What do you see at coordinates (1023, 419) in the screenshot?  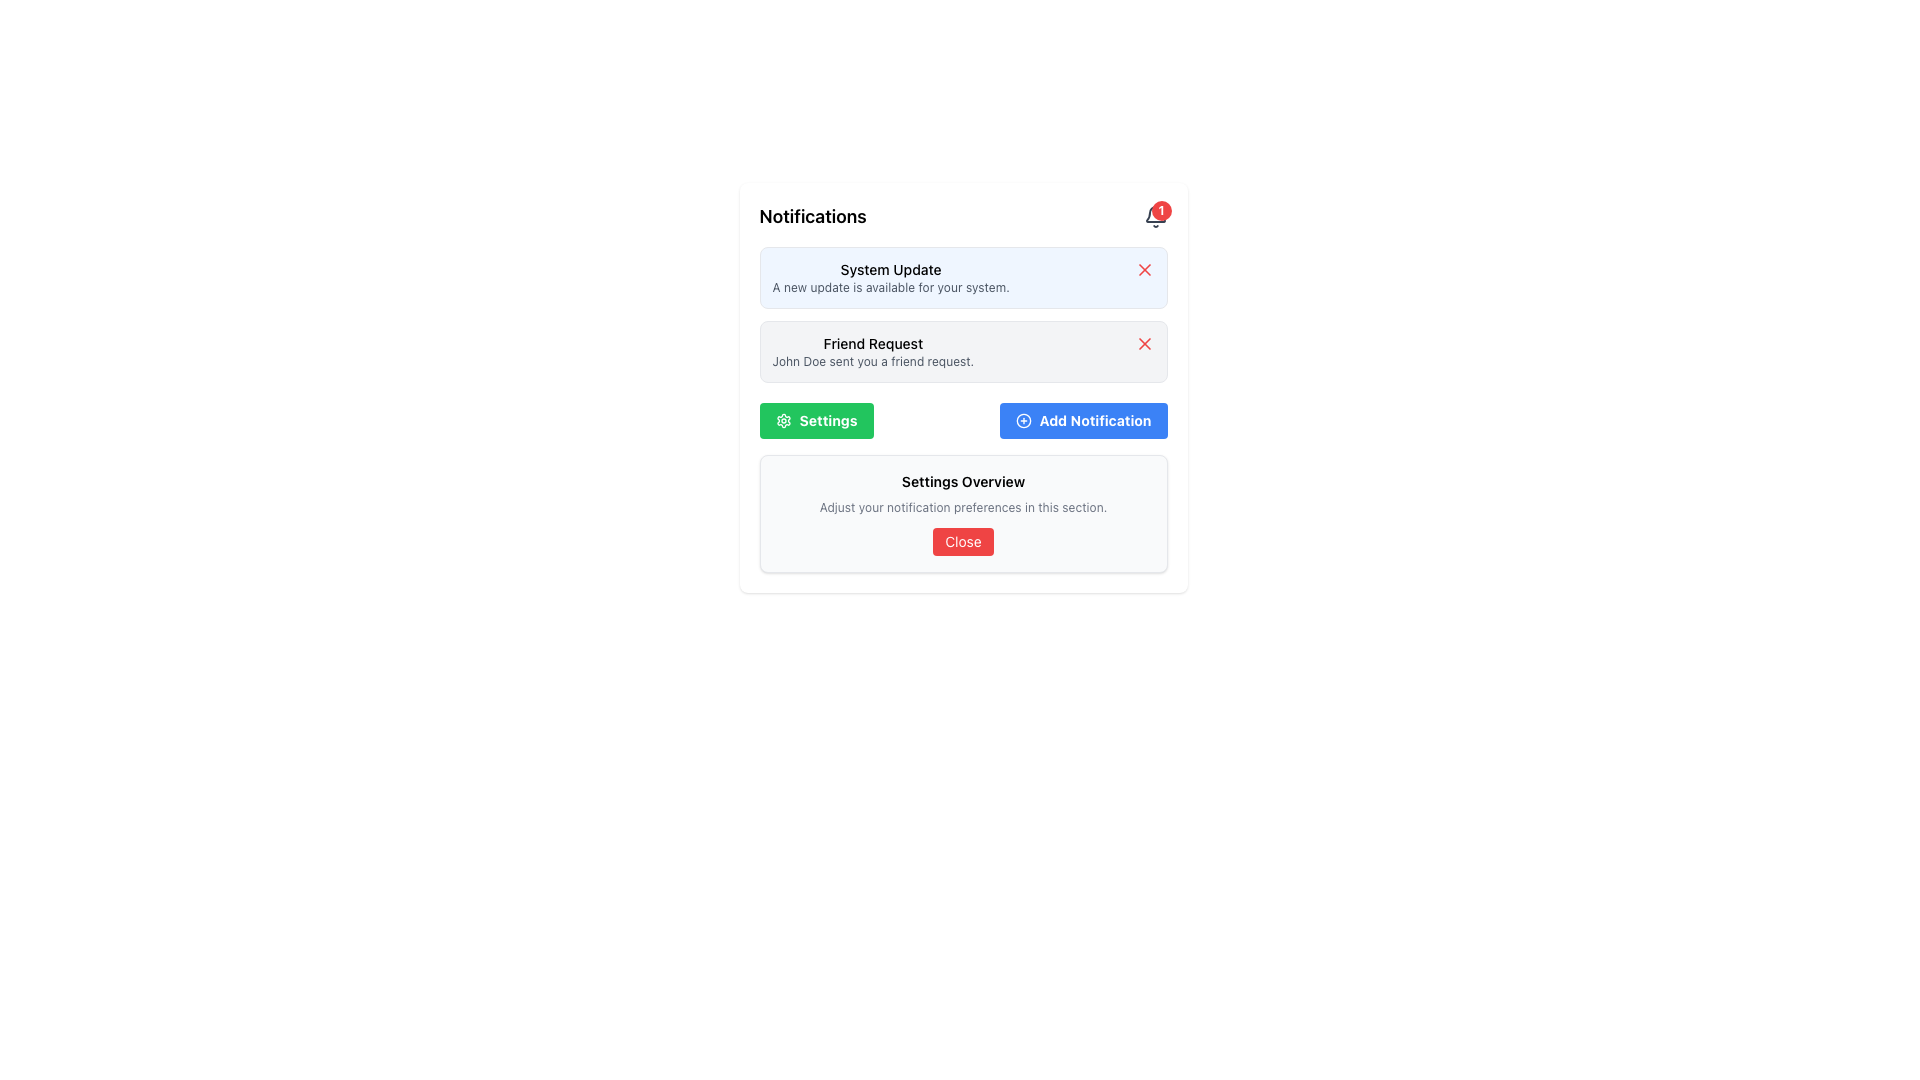 I see `the icon symbolizing a circle with a plus sign, located to the left of the text 'Add Notification' inside a blue button at the bottom of the notifications list` at bounding box center [1023, 419].